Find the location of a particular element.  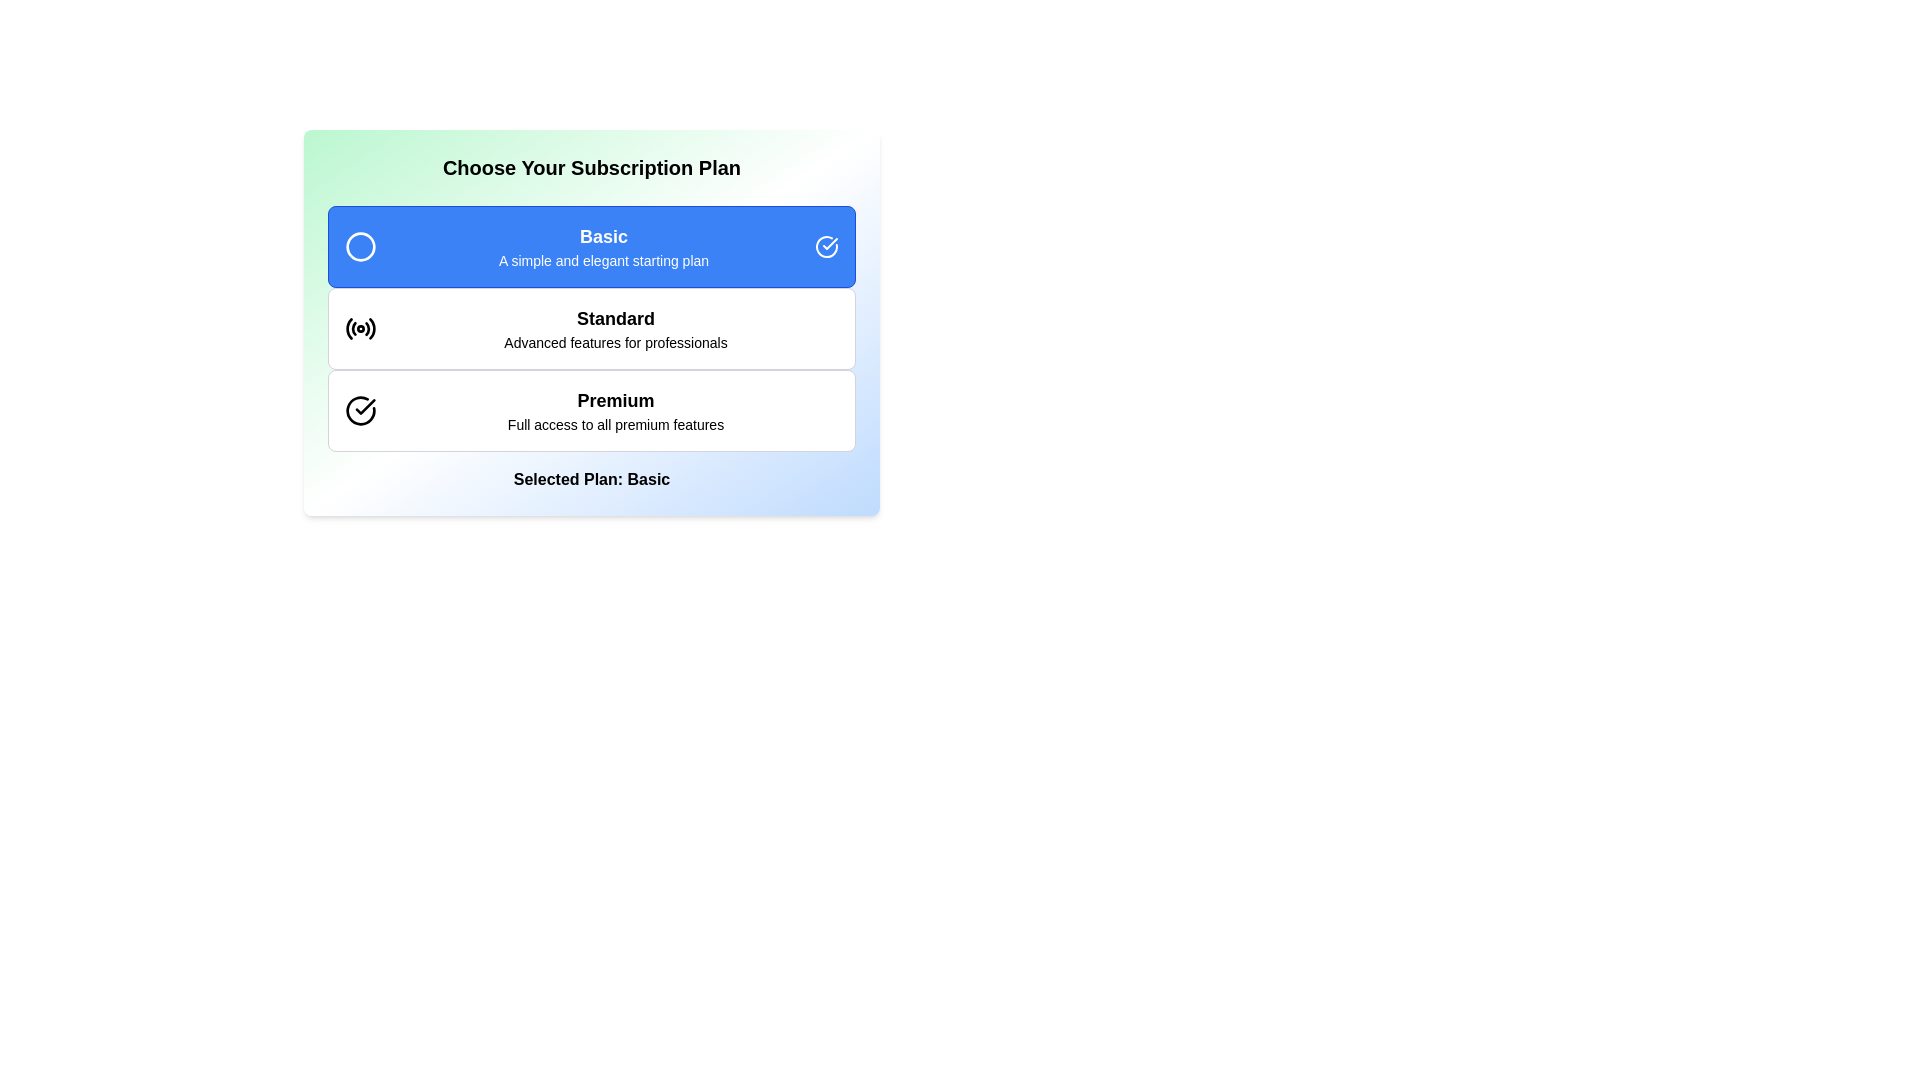

the 'Basic' text label, which is prominently displayed in white text against a blue background, serving as the title for the 'Basic' plan option is located at coordinates (603, 235).